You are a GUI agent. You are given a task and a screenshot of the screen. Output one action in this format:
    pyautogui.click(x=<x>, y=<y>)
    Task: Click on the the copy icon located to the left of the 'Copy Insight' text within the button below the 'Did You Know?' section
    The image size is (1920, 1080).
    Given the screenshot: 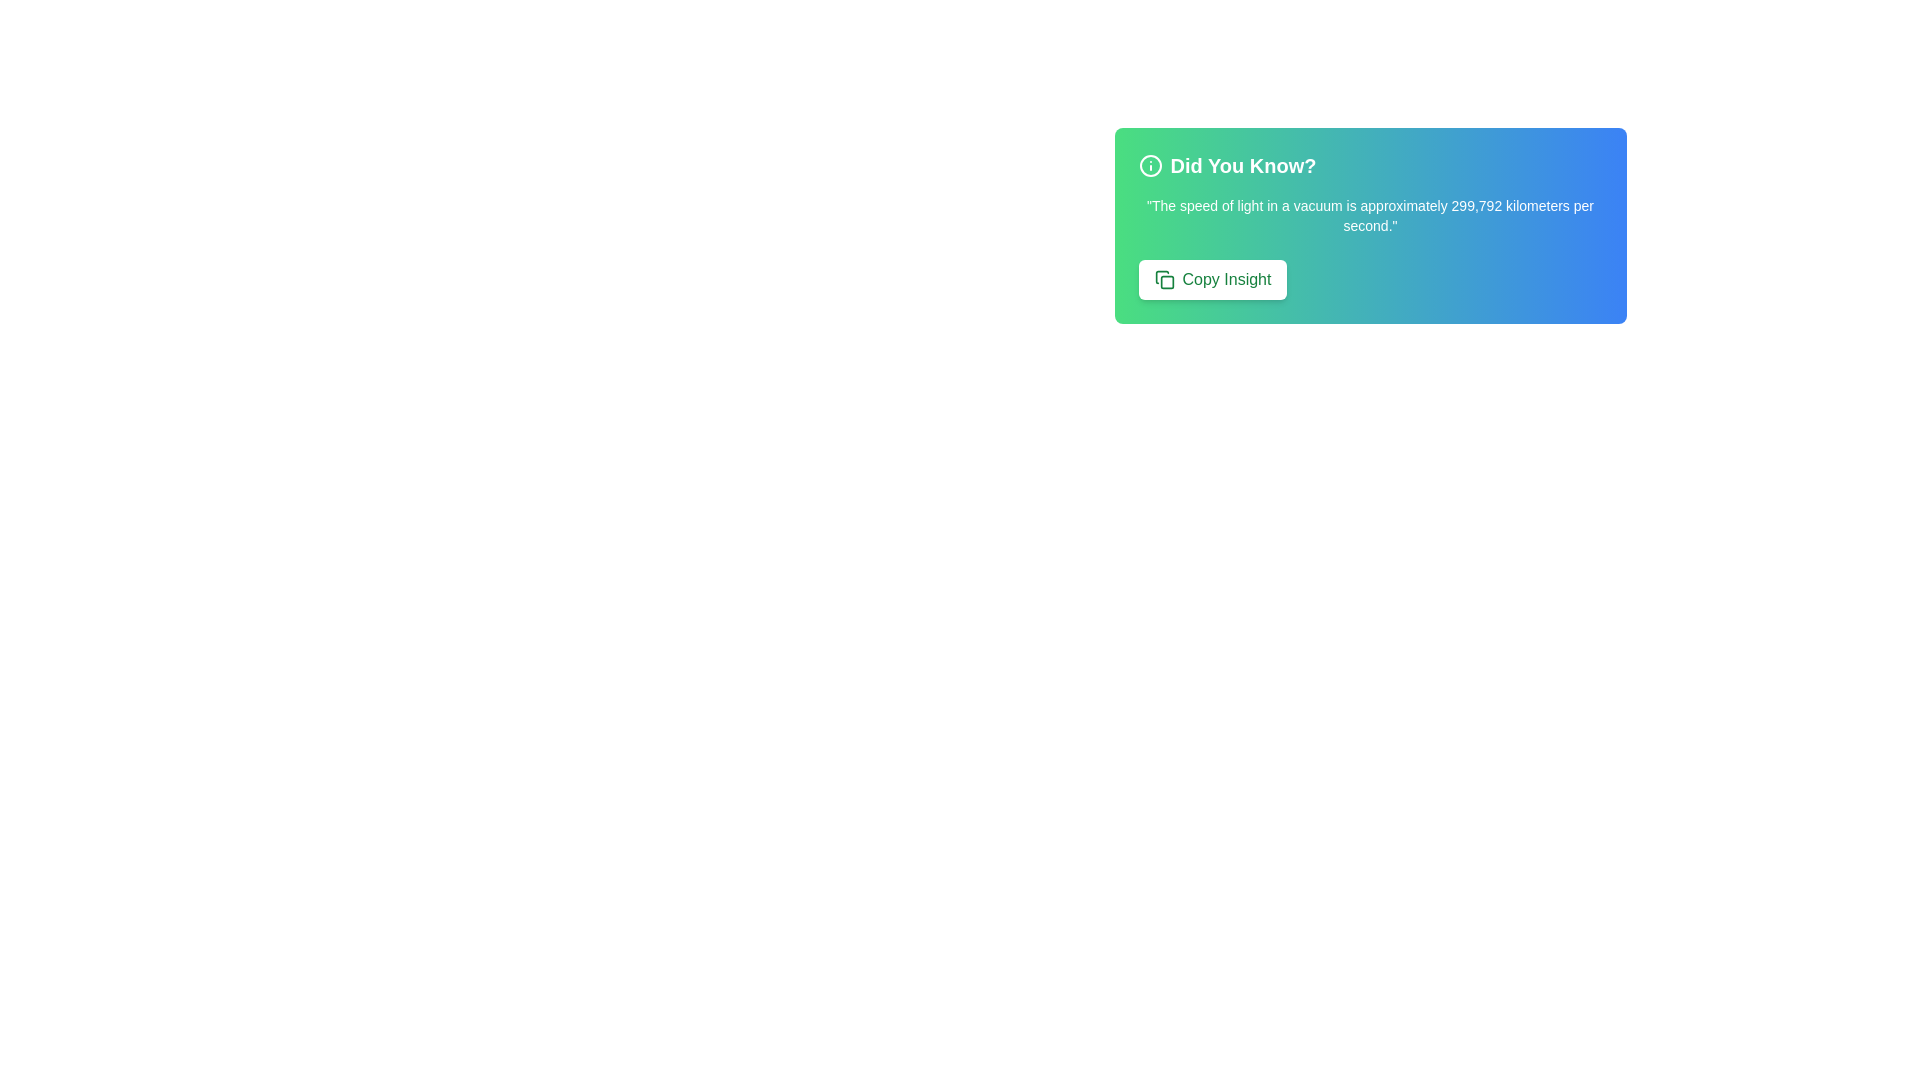 What is the action you would take?
    pyautogui.click(x=1164, y=280)
    